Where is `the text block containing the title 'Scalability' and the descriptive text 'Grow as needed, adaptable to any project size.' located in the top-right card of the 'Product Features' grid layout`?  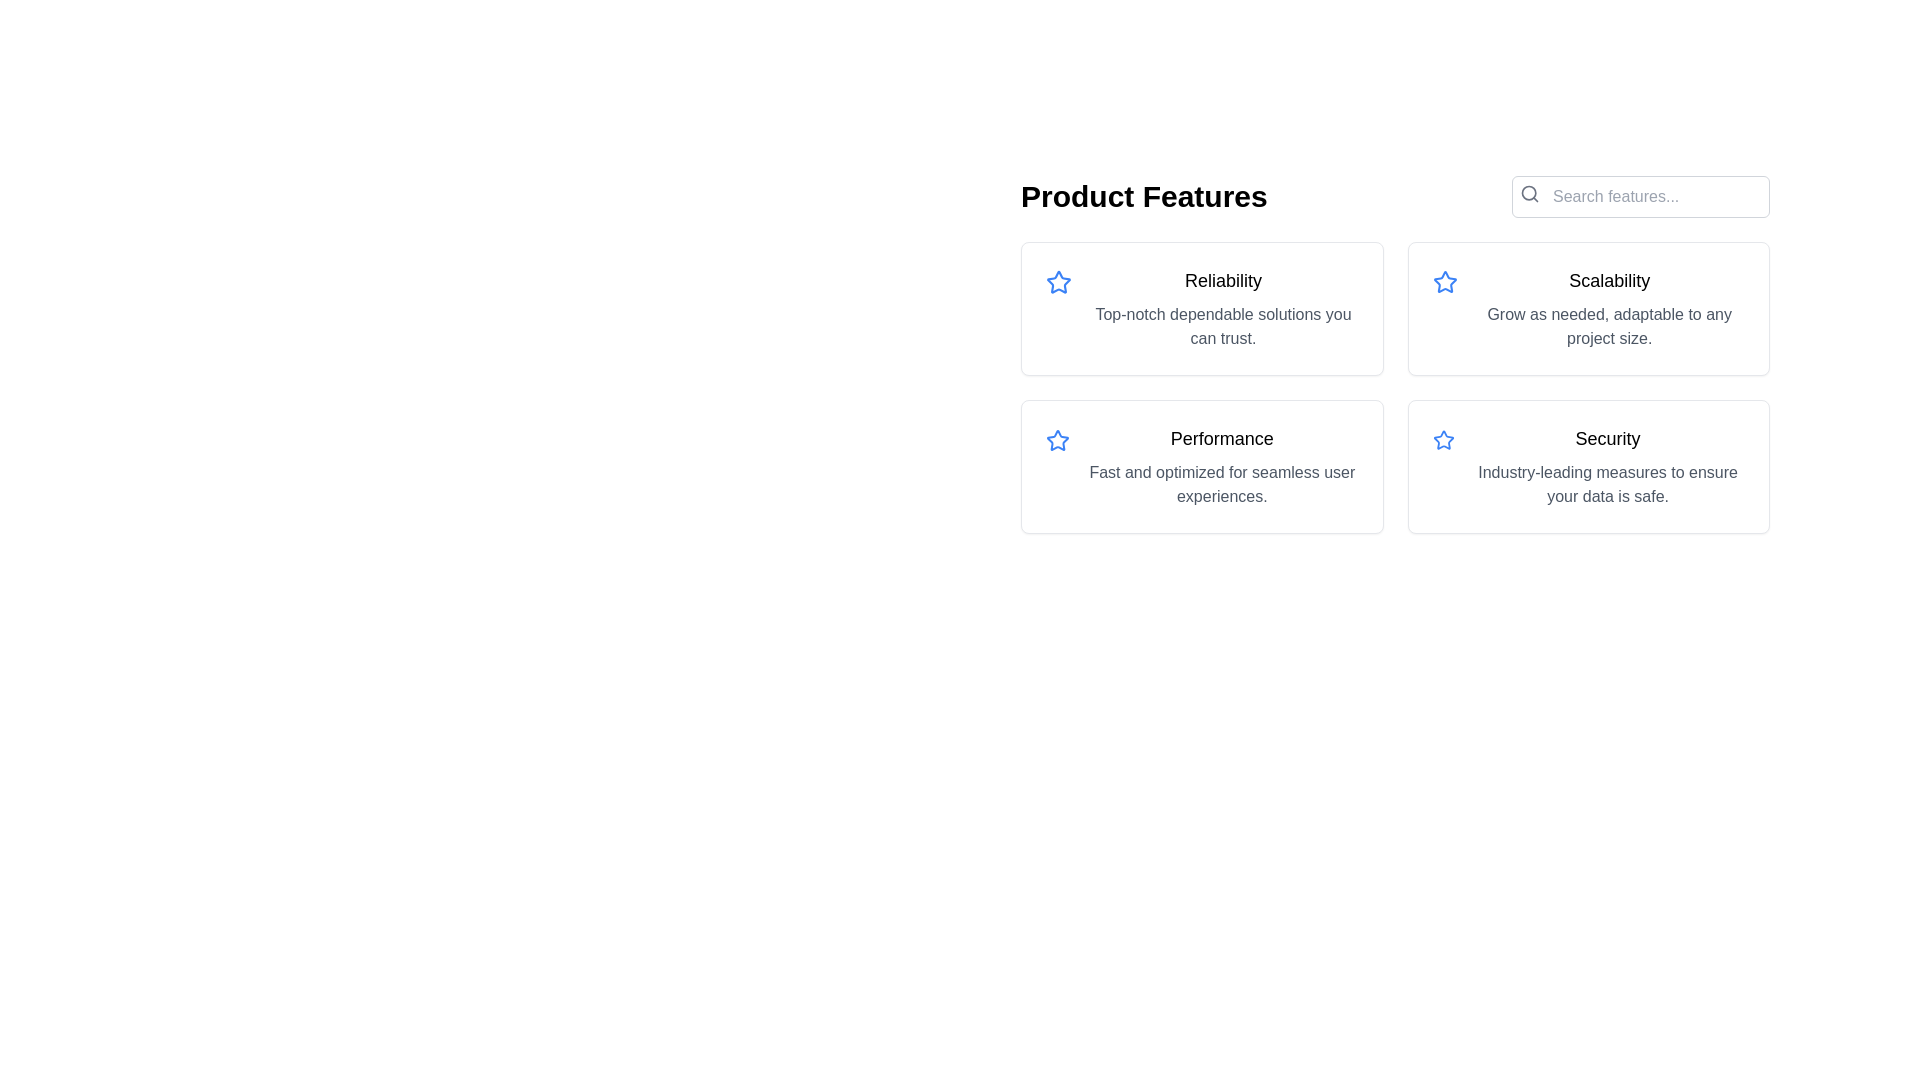
the text block containing the title 'Scalability' and the descriptive text 'Grow as needed, adaptable to any project size.' located in the top-right card of the 'Product Features' grid layout is located at coordinates (1609, 308).